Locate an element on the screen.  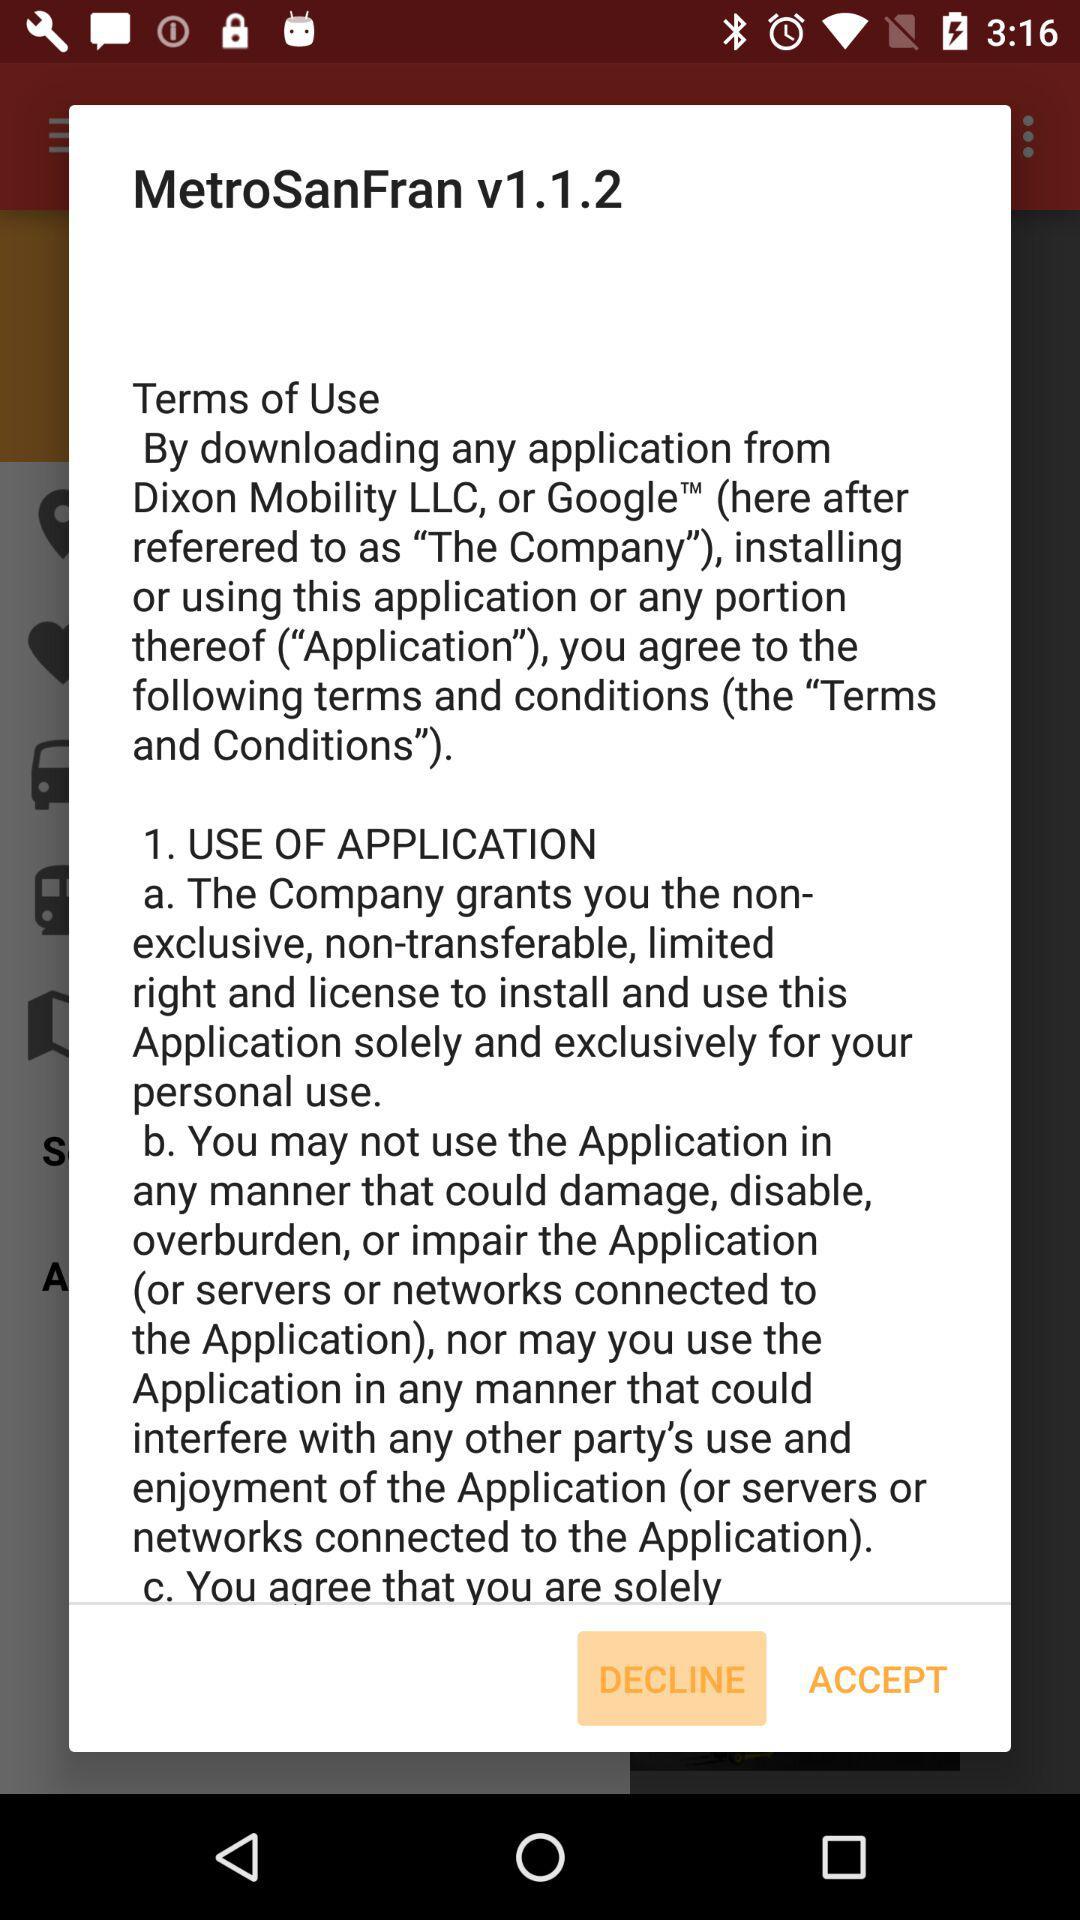
the icon next to the accept is located at coordinates (671, 1678).